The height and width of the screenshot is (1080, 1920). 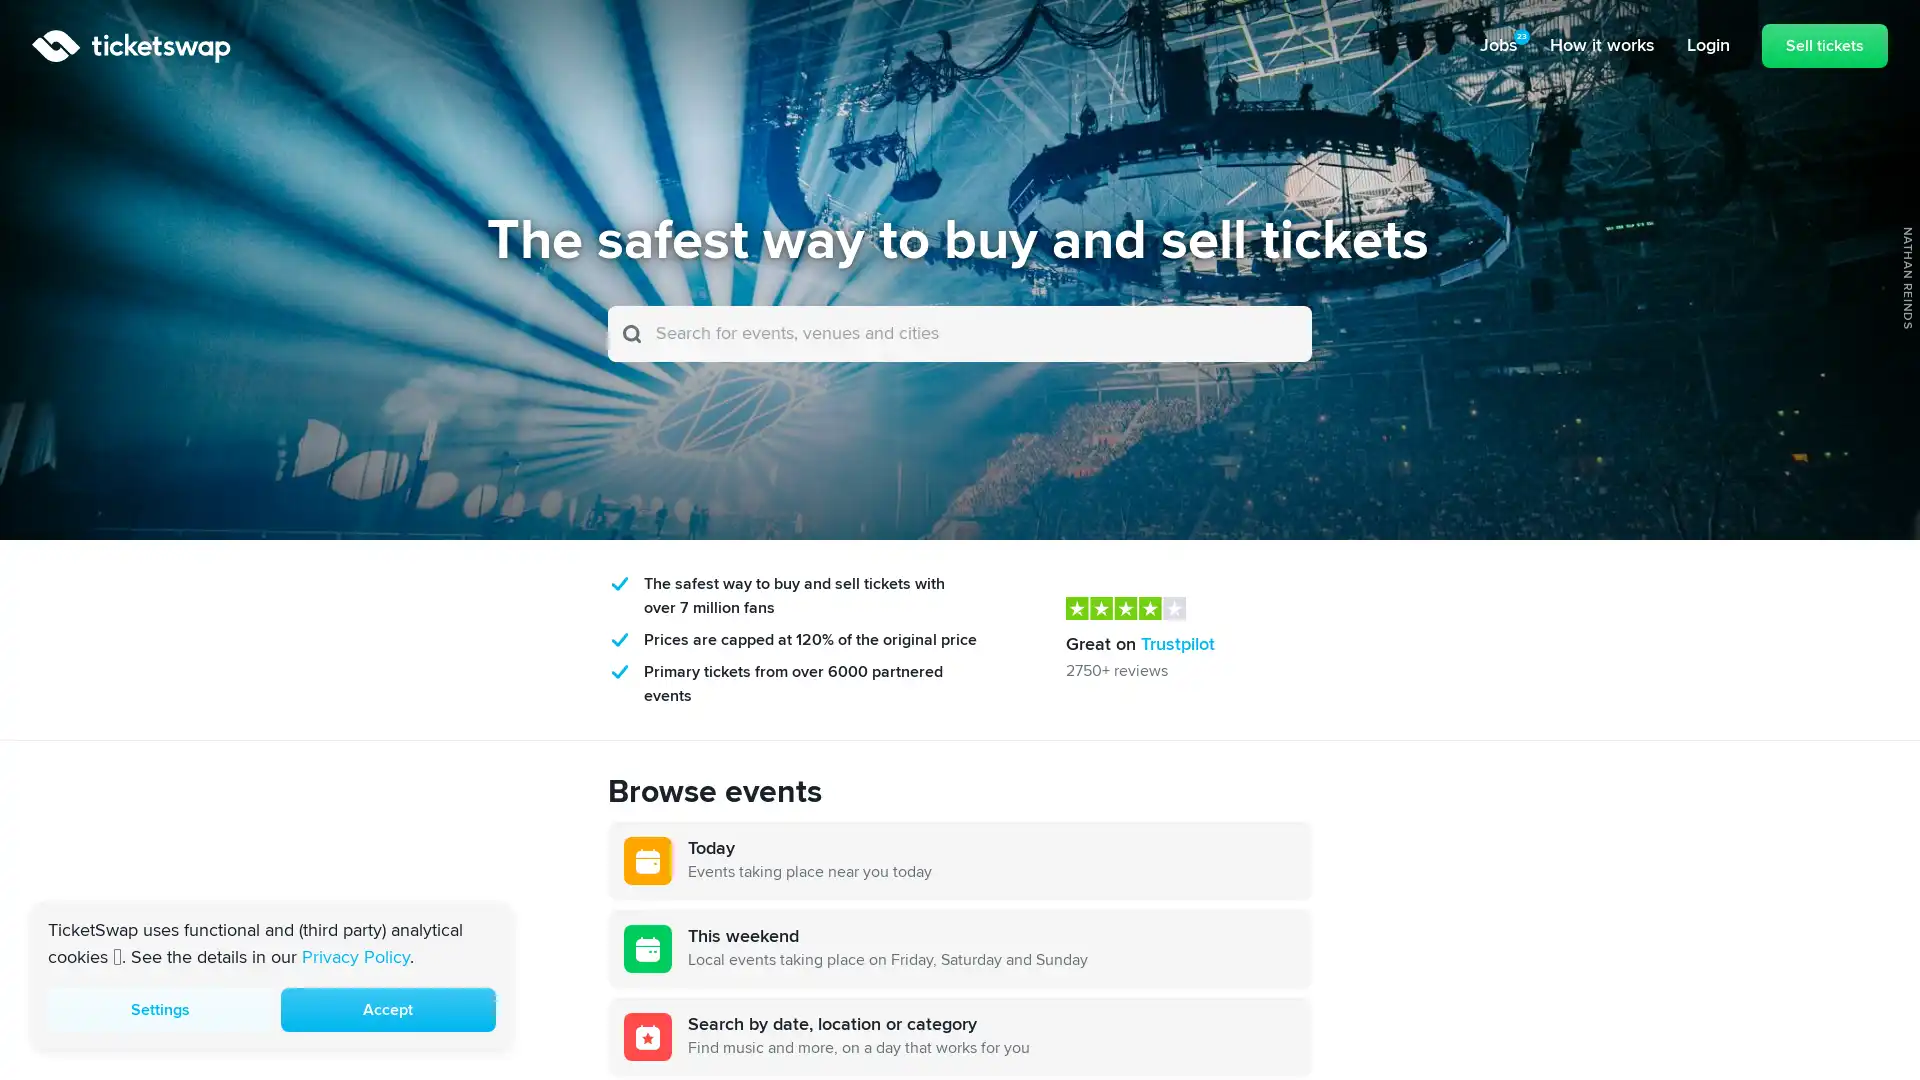 I want to click on Accept, so click(x=388, y=1010).